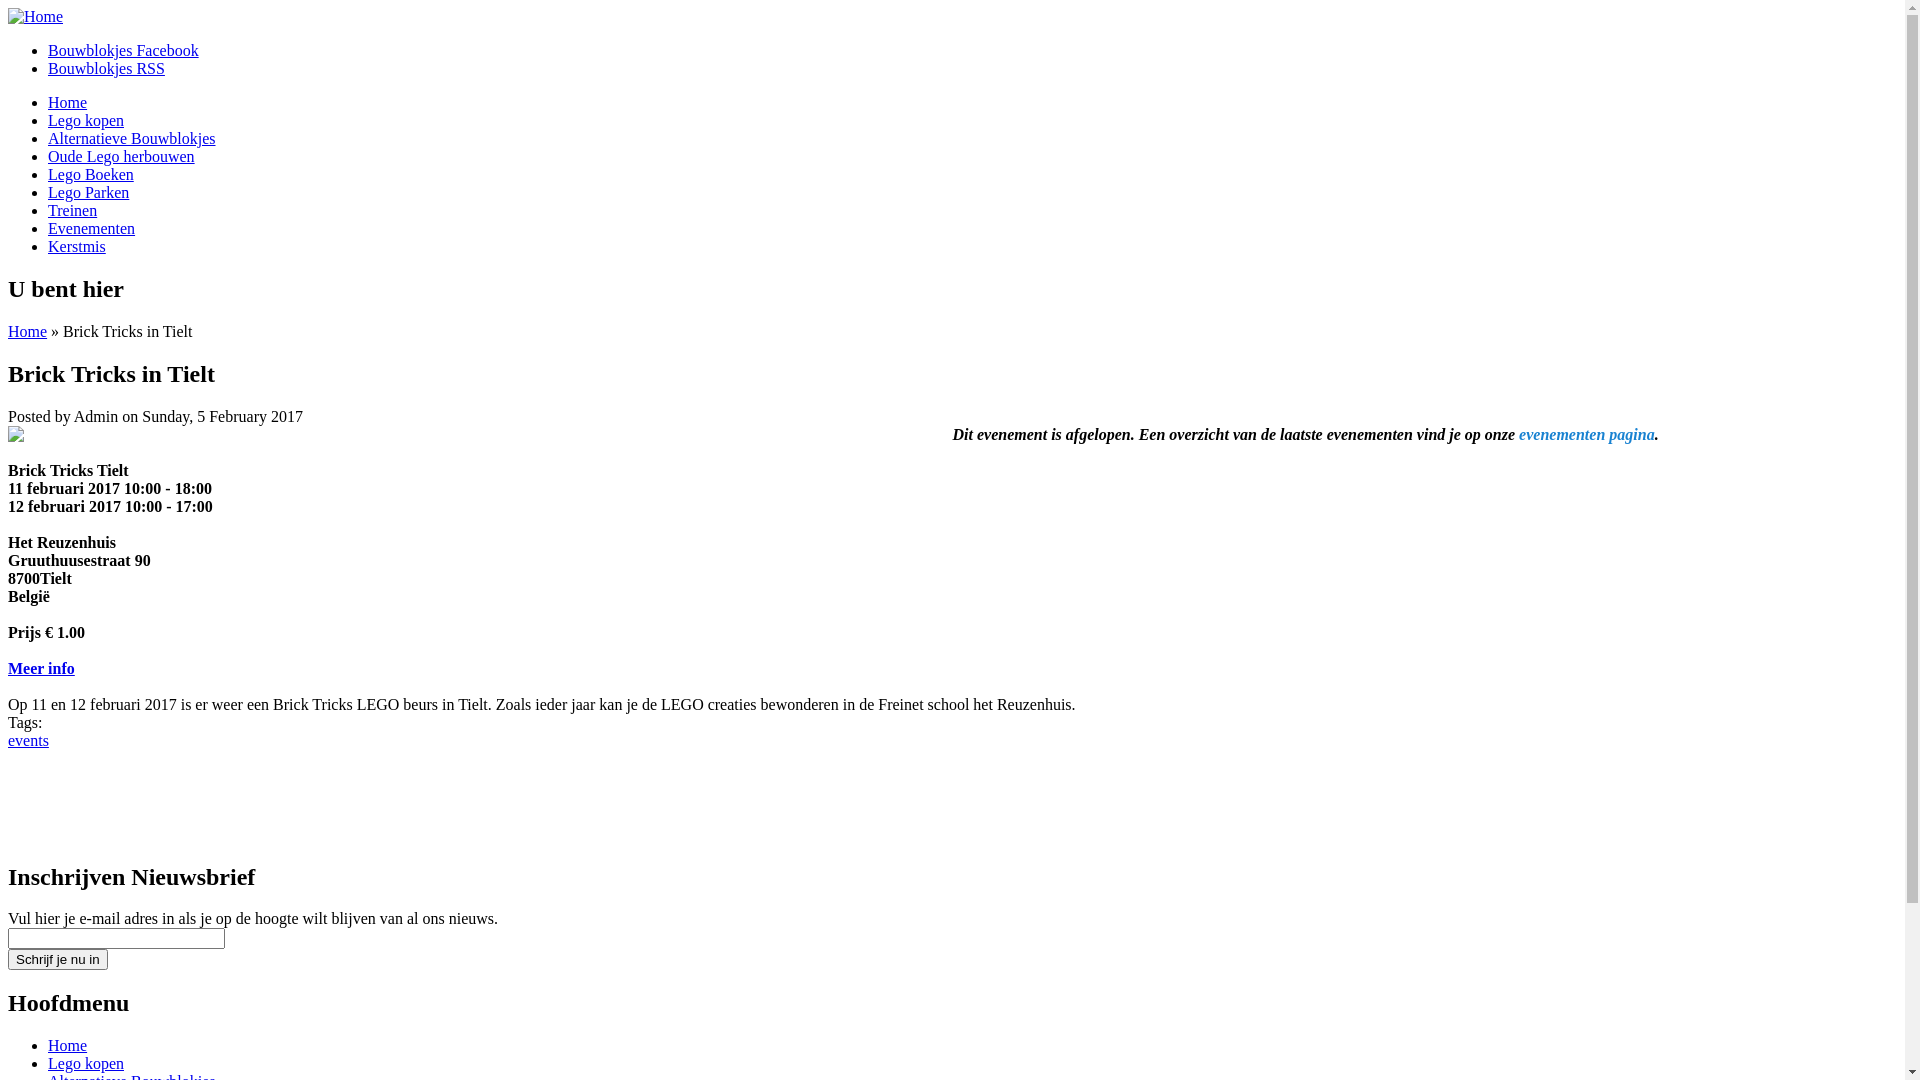  Describe the element at coordinates (120, 155) in the screenshot. I see `'Oude Lego herbouwen'` at that location.